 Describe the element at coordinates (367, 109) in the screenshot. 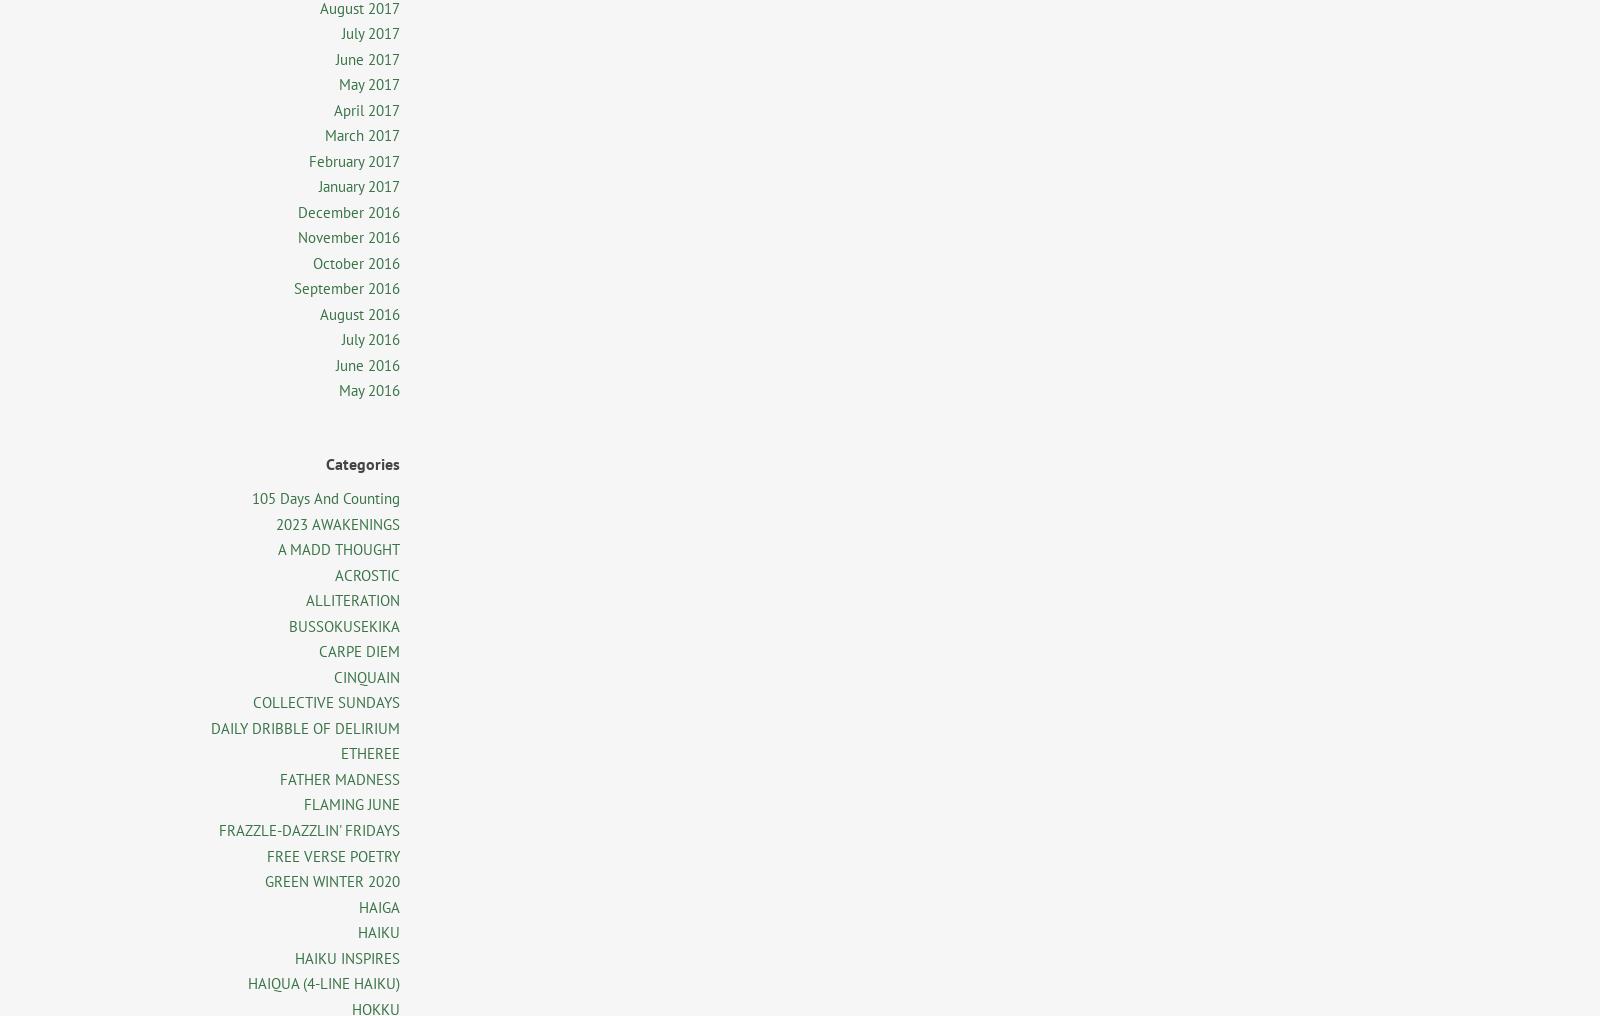

I see `'April 2017'` at that location.